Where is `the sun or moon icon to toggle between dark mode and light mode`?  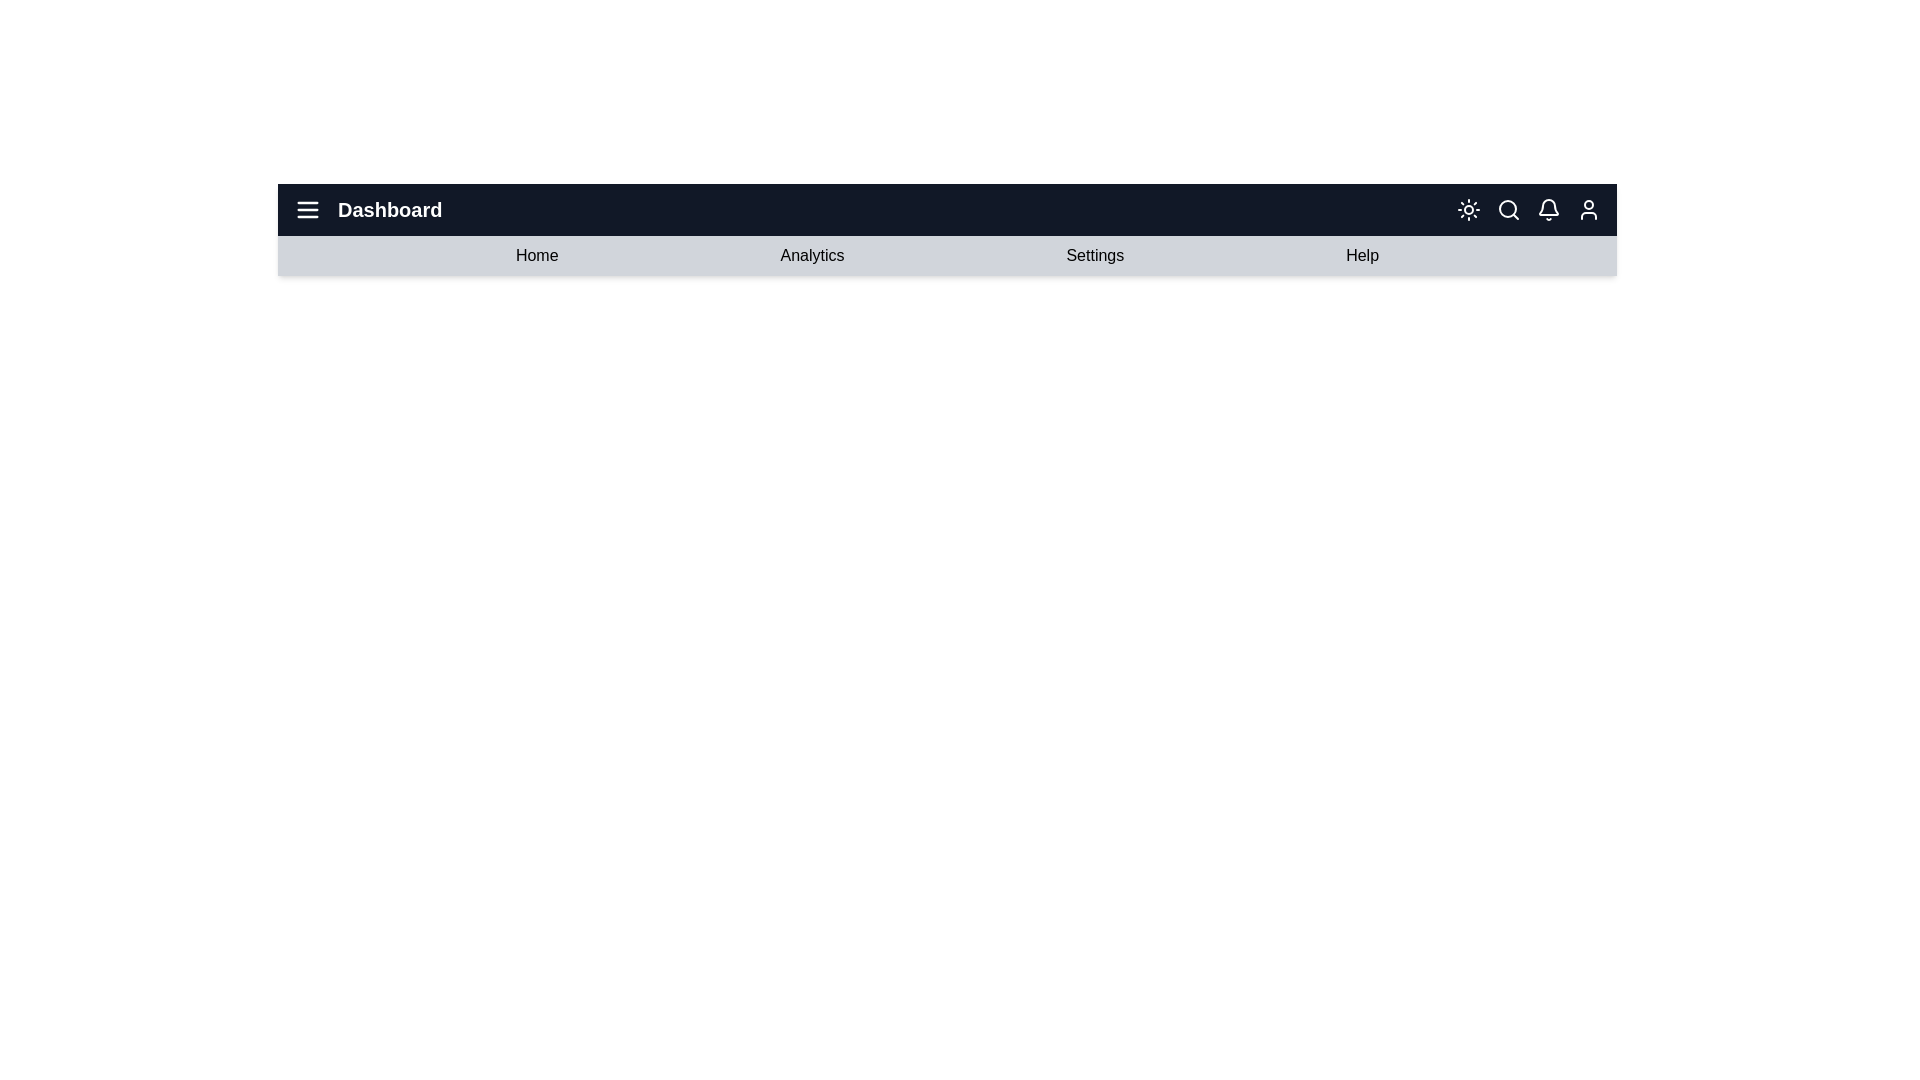 the sun or moon icon to toggle between dark mode and light mode is located at coordinates (1468, 209).